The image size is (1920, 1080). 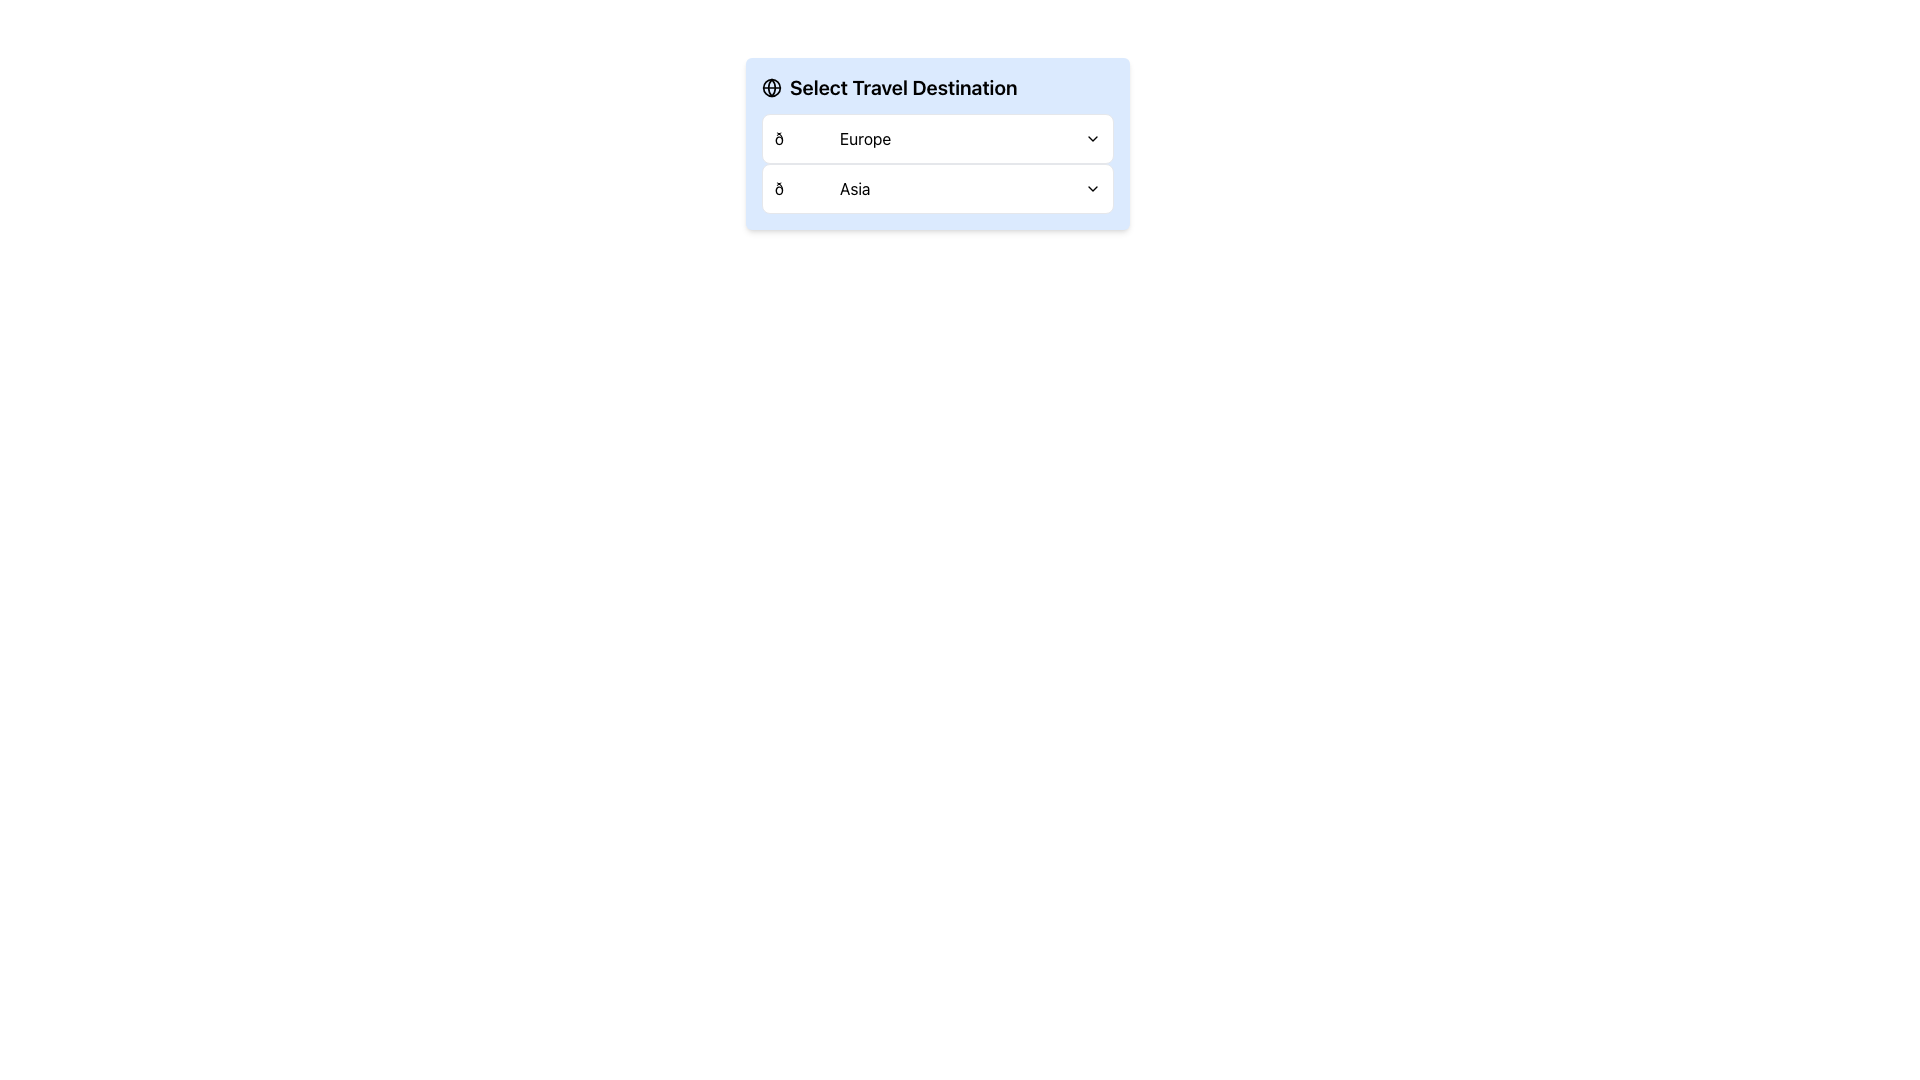 I want to click on the collapsible icon next to the 'Europe' dropdown item in the 'Travel Destination' selection area to provide visual feedback, so click(x=1092, y=137).